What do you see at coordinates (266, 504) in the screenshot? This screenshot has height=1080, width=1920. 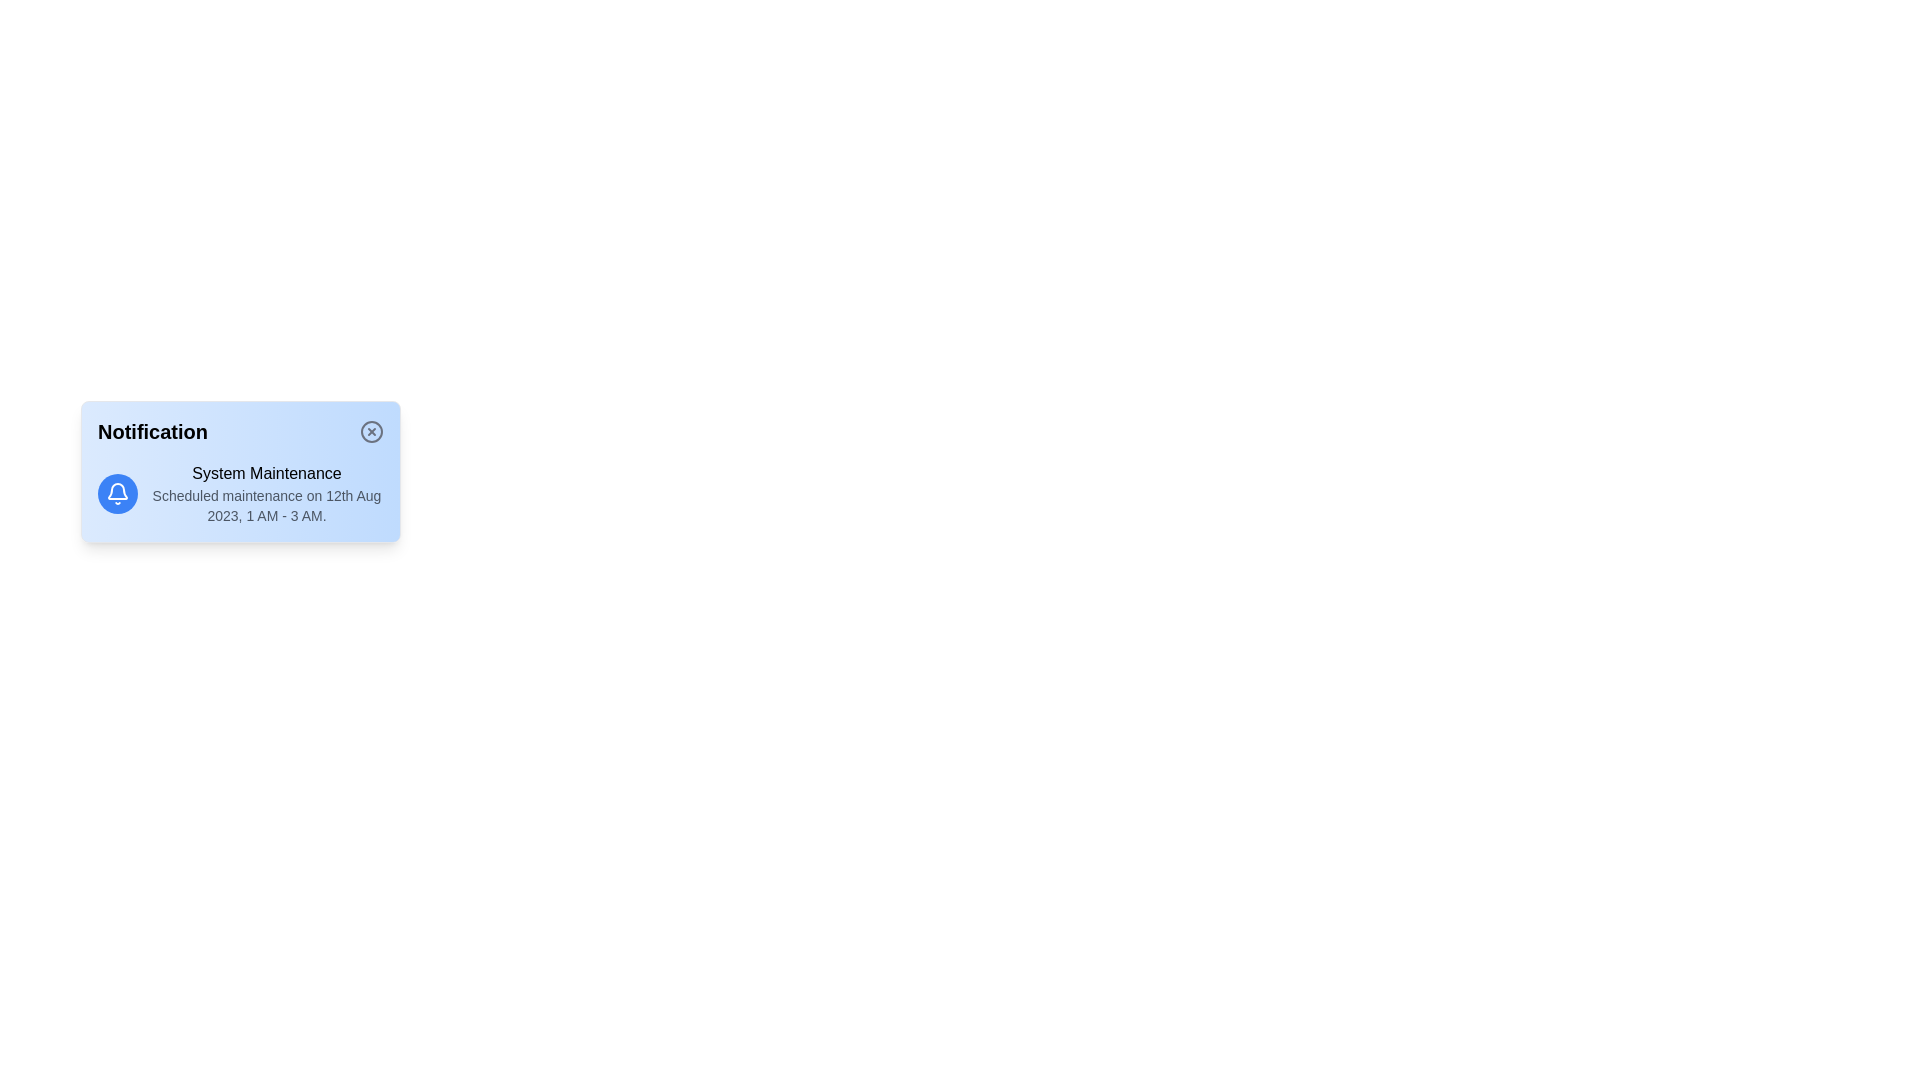 I see `the Text Label that informs users about scheduled maintenance details, located below the header 'System Maintenance' within the notification card` at bounding box center [266, 504].